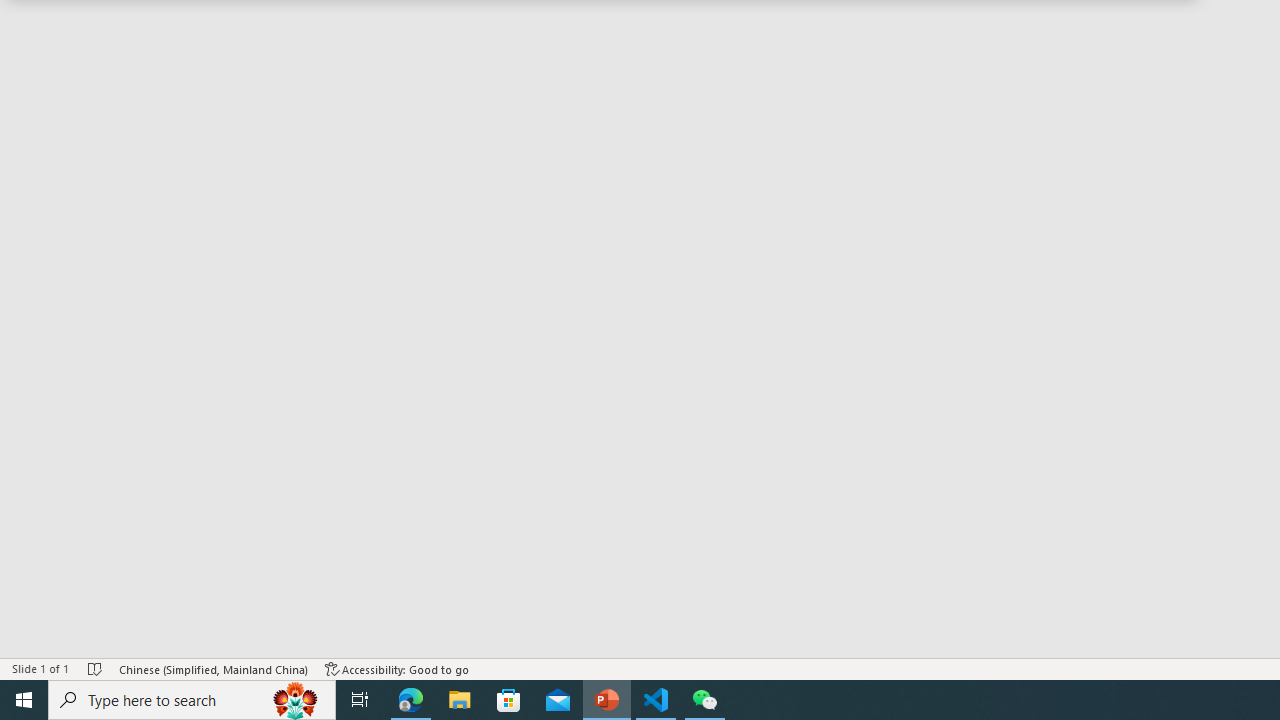  Describe the element at coordinates (459, 698) in the screenshot. I see `'File Explorer'` at that location.